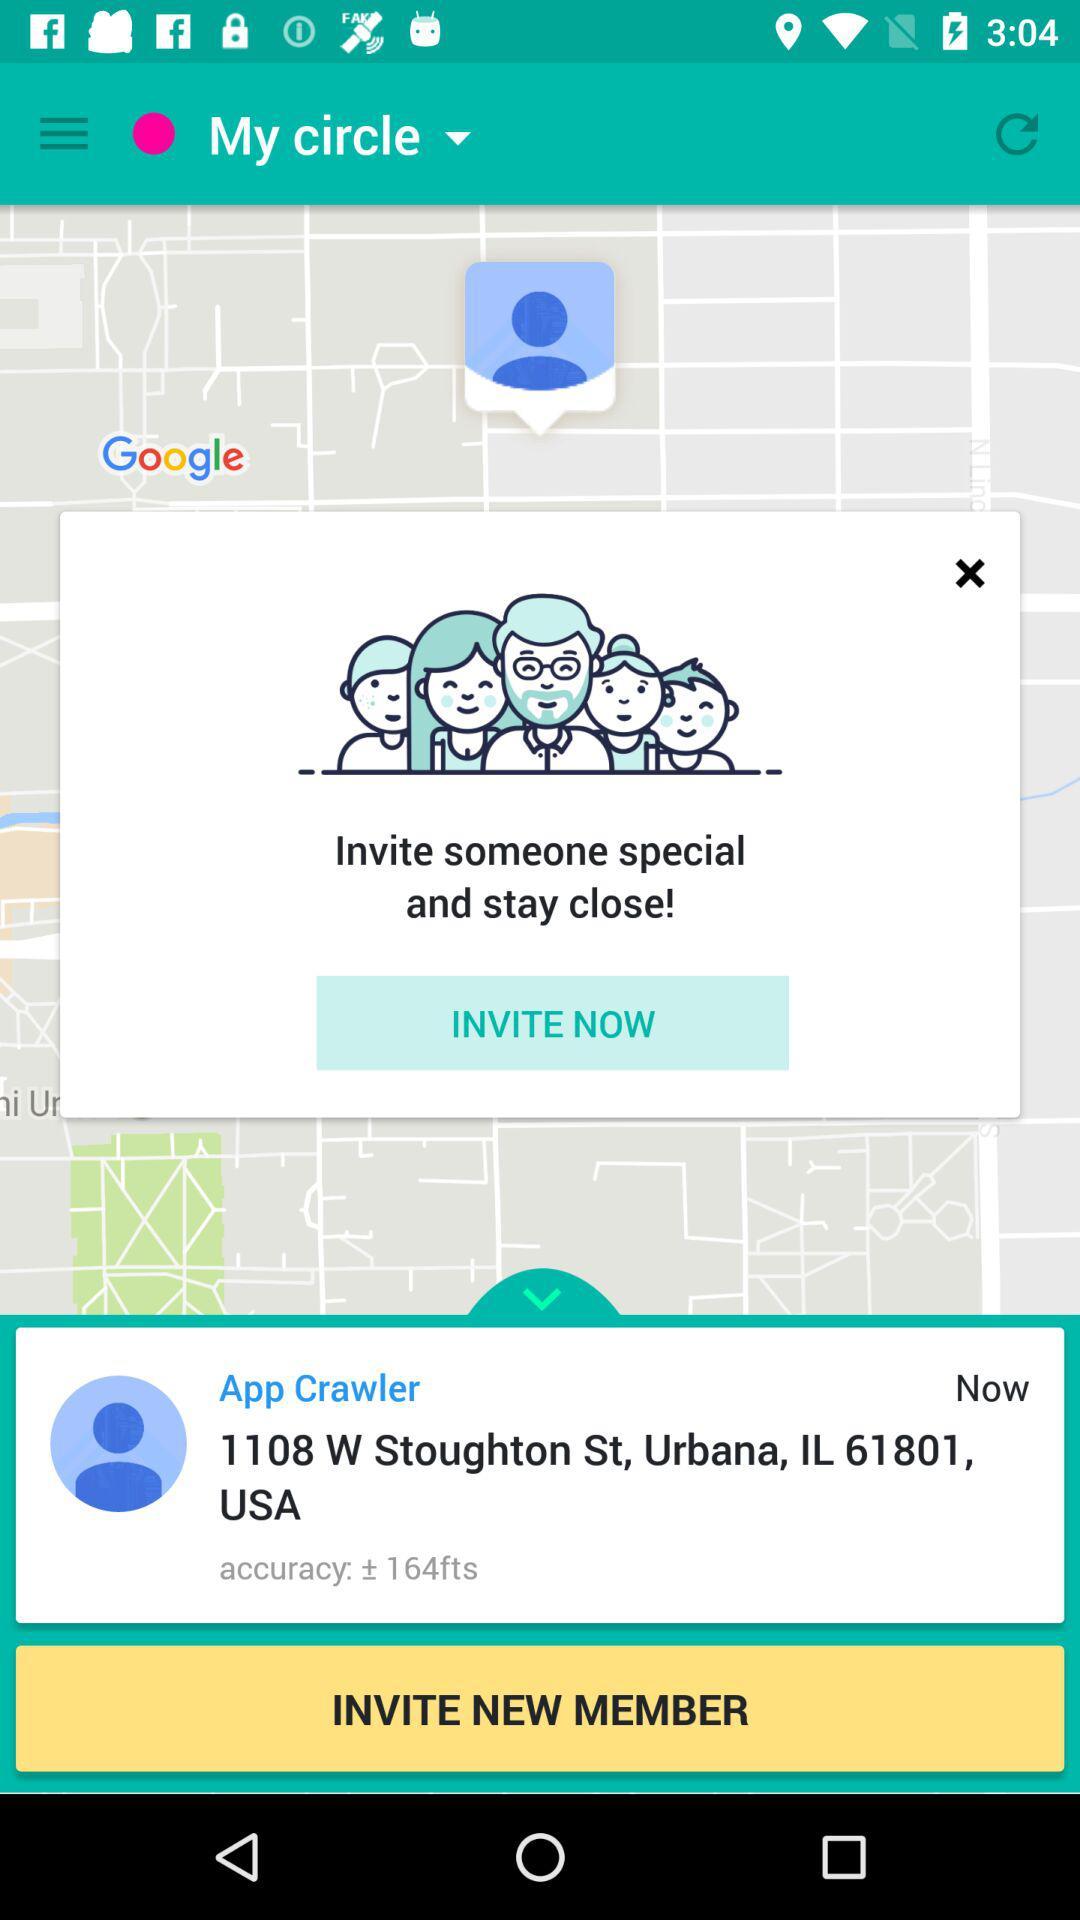  I want to click on the icon below invite now item, so click(540, 1261).